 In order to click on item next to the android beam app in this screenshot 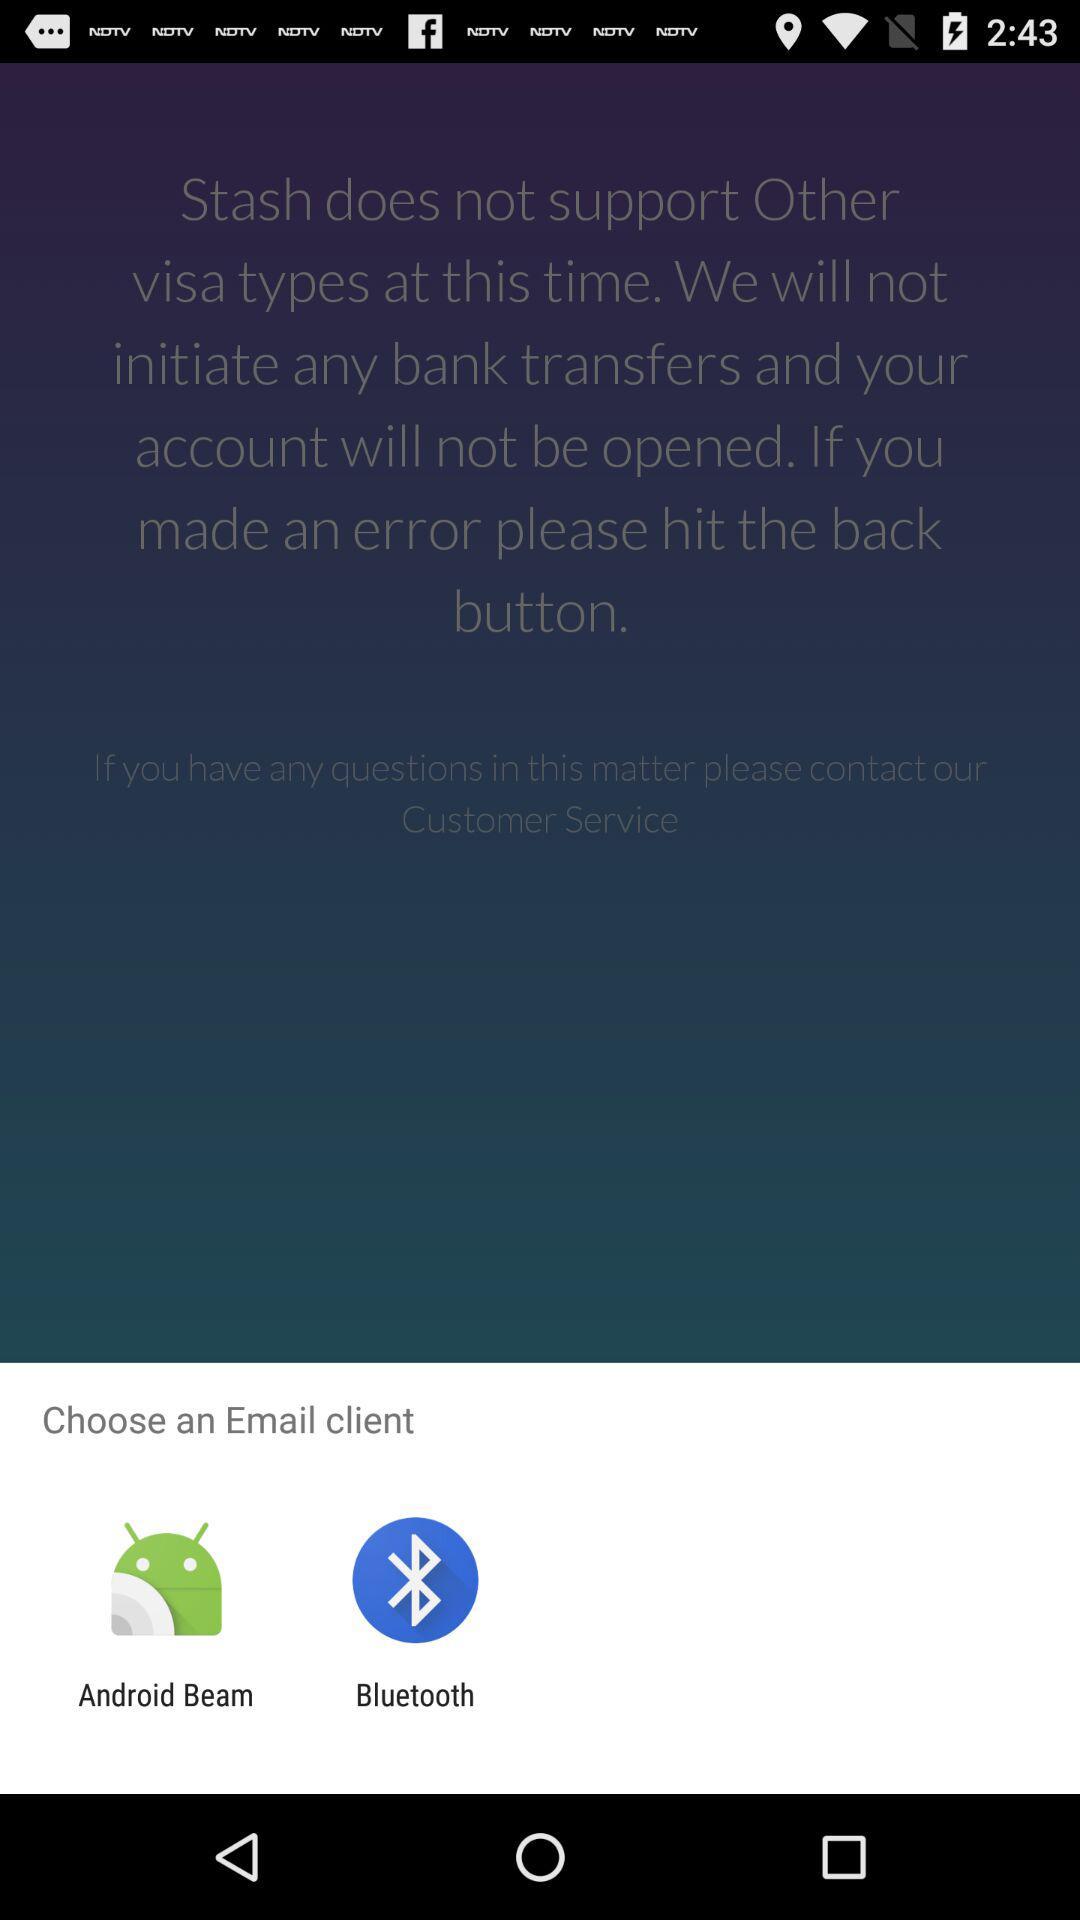, I will do `click(414, 1711)`.